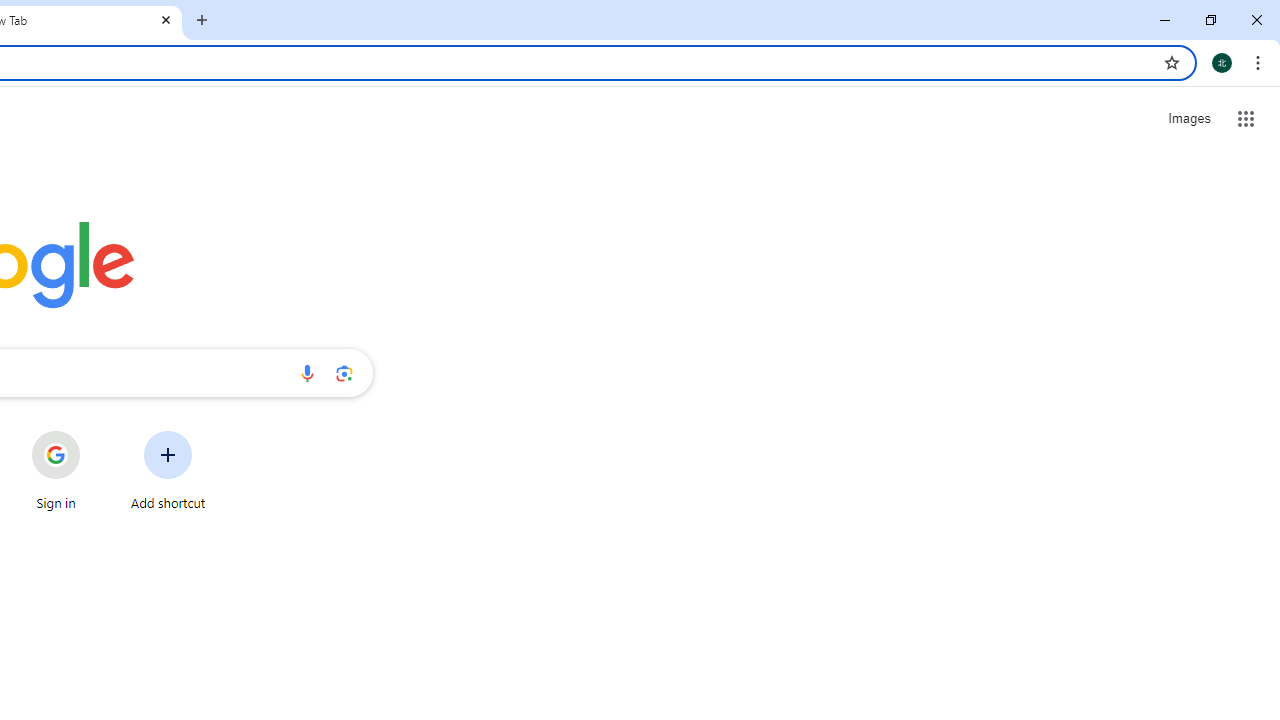 The image size is (1280, 720). What do you see at coordinates (1259, 61) in the screenshot?
I see `'Chrome'` at bounding box center [1259, 61].